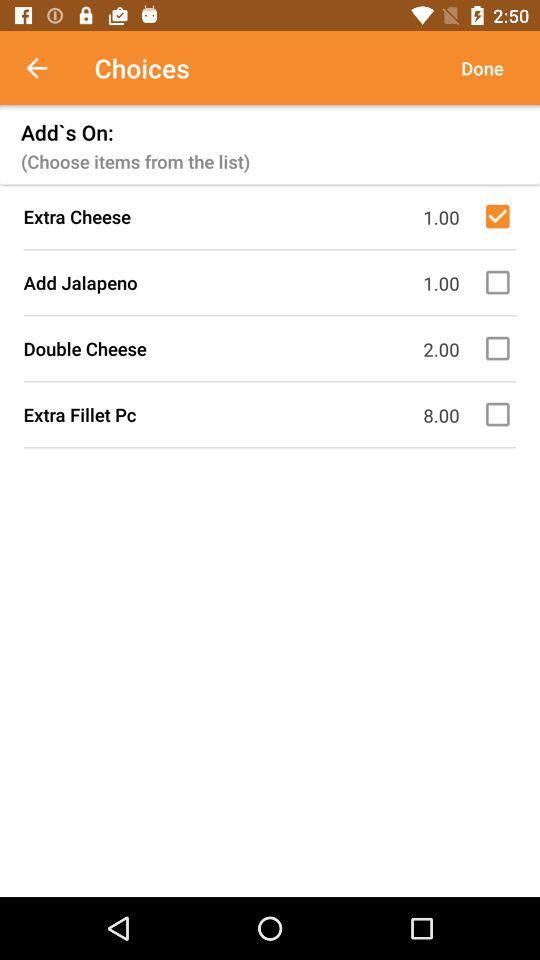 This screenshot has width=540, height=960. I want to click on double cheese, so click(500, 348).